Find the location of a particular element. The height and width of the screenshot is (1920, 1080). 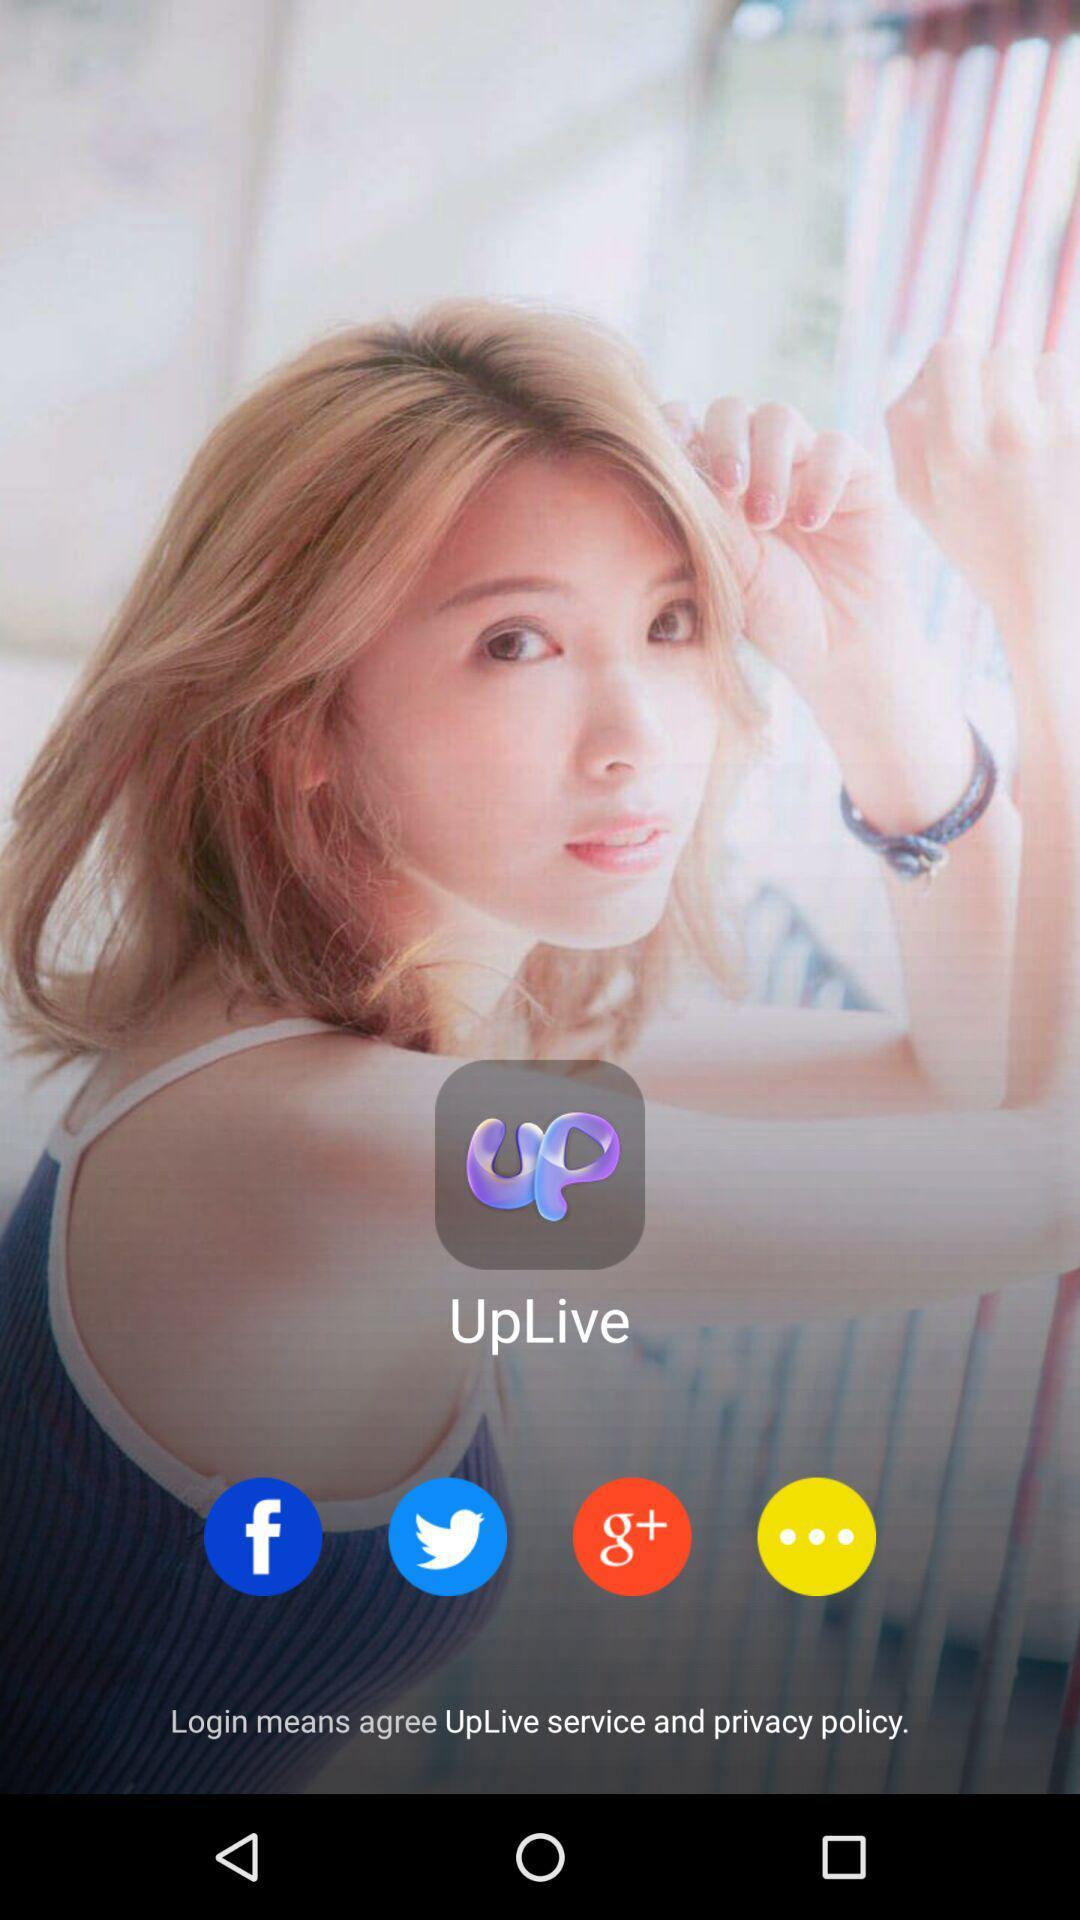

the follow icon is located at coordinates (632, 1535).